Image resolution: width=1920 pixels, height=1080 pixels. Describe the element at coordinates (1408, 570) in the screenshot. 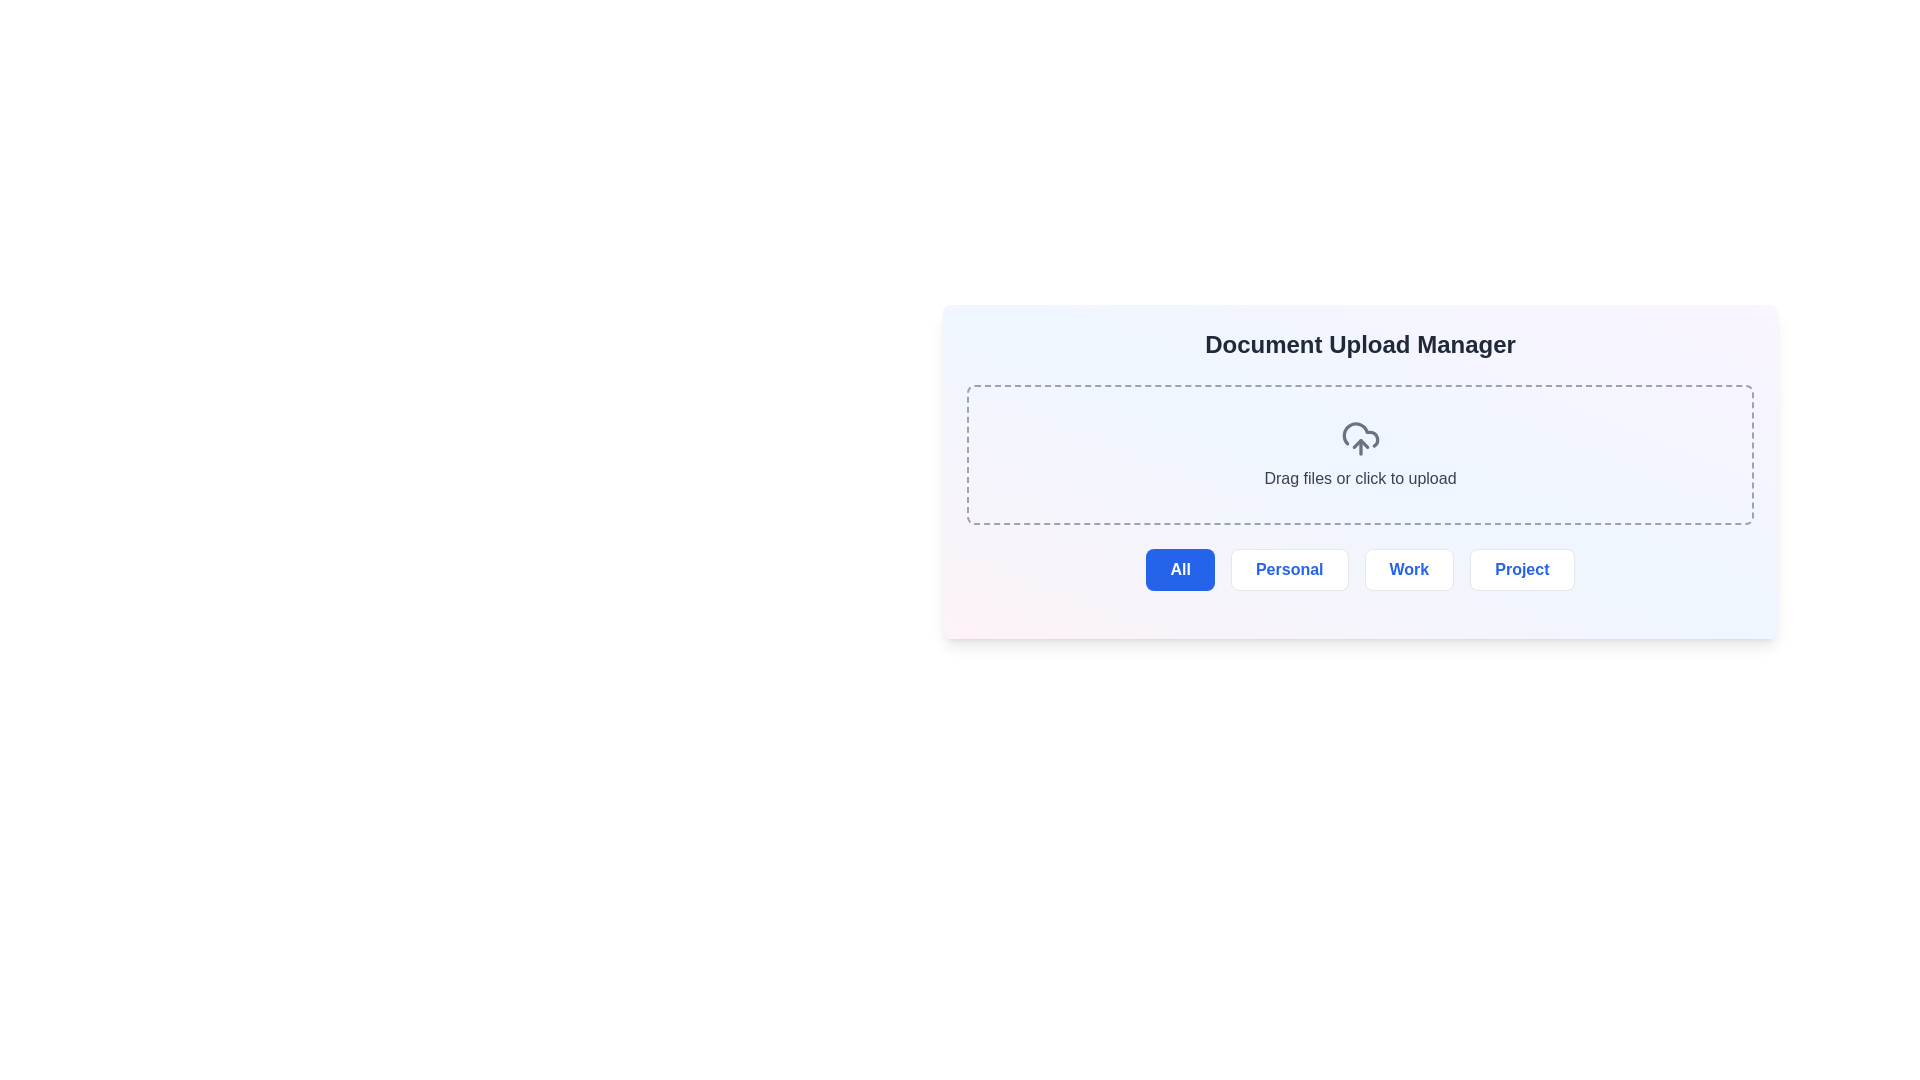

I see `the inactive 'Work' button, which has a white background and blue text` at that location.